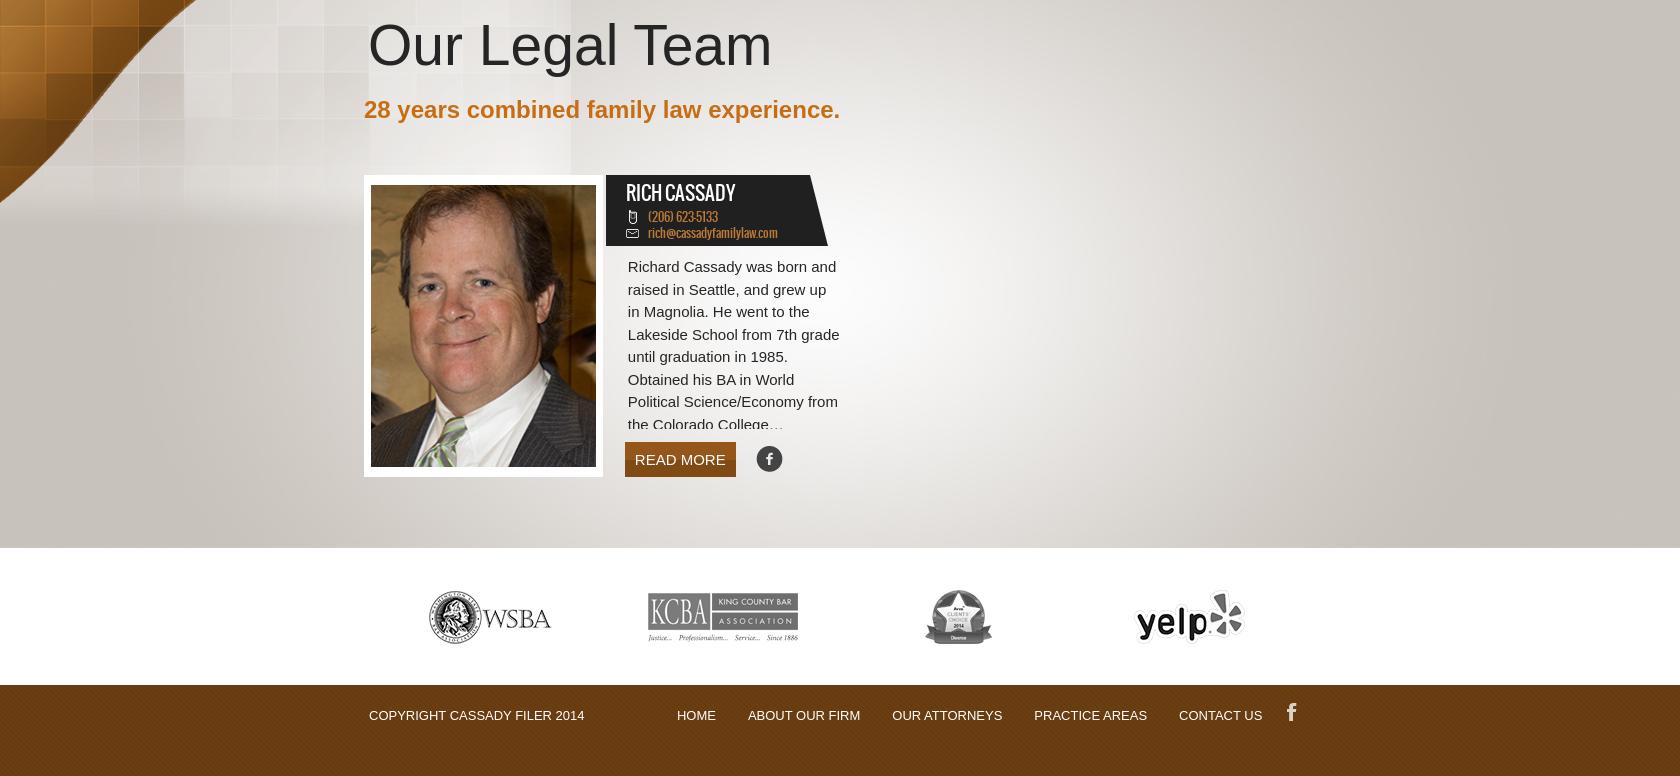 The height and width of the screenshot is (776, 1680). I want to click on 'About Our Firm', so click(803, 715).